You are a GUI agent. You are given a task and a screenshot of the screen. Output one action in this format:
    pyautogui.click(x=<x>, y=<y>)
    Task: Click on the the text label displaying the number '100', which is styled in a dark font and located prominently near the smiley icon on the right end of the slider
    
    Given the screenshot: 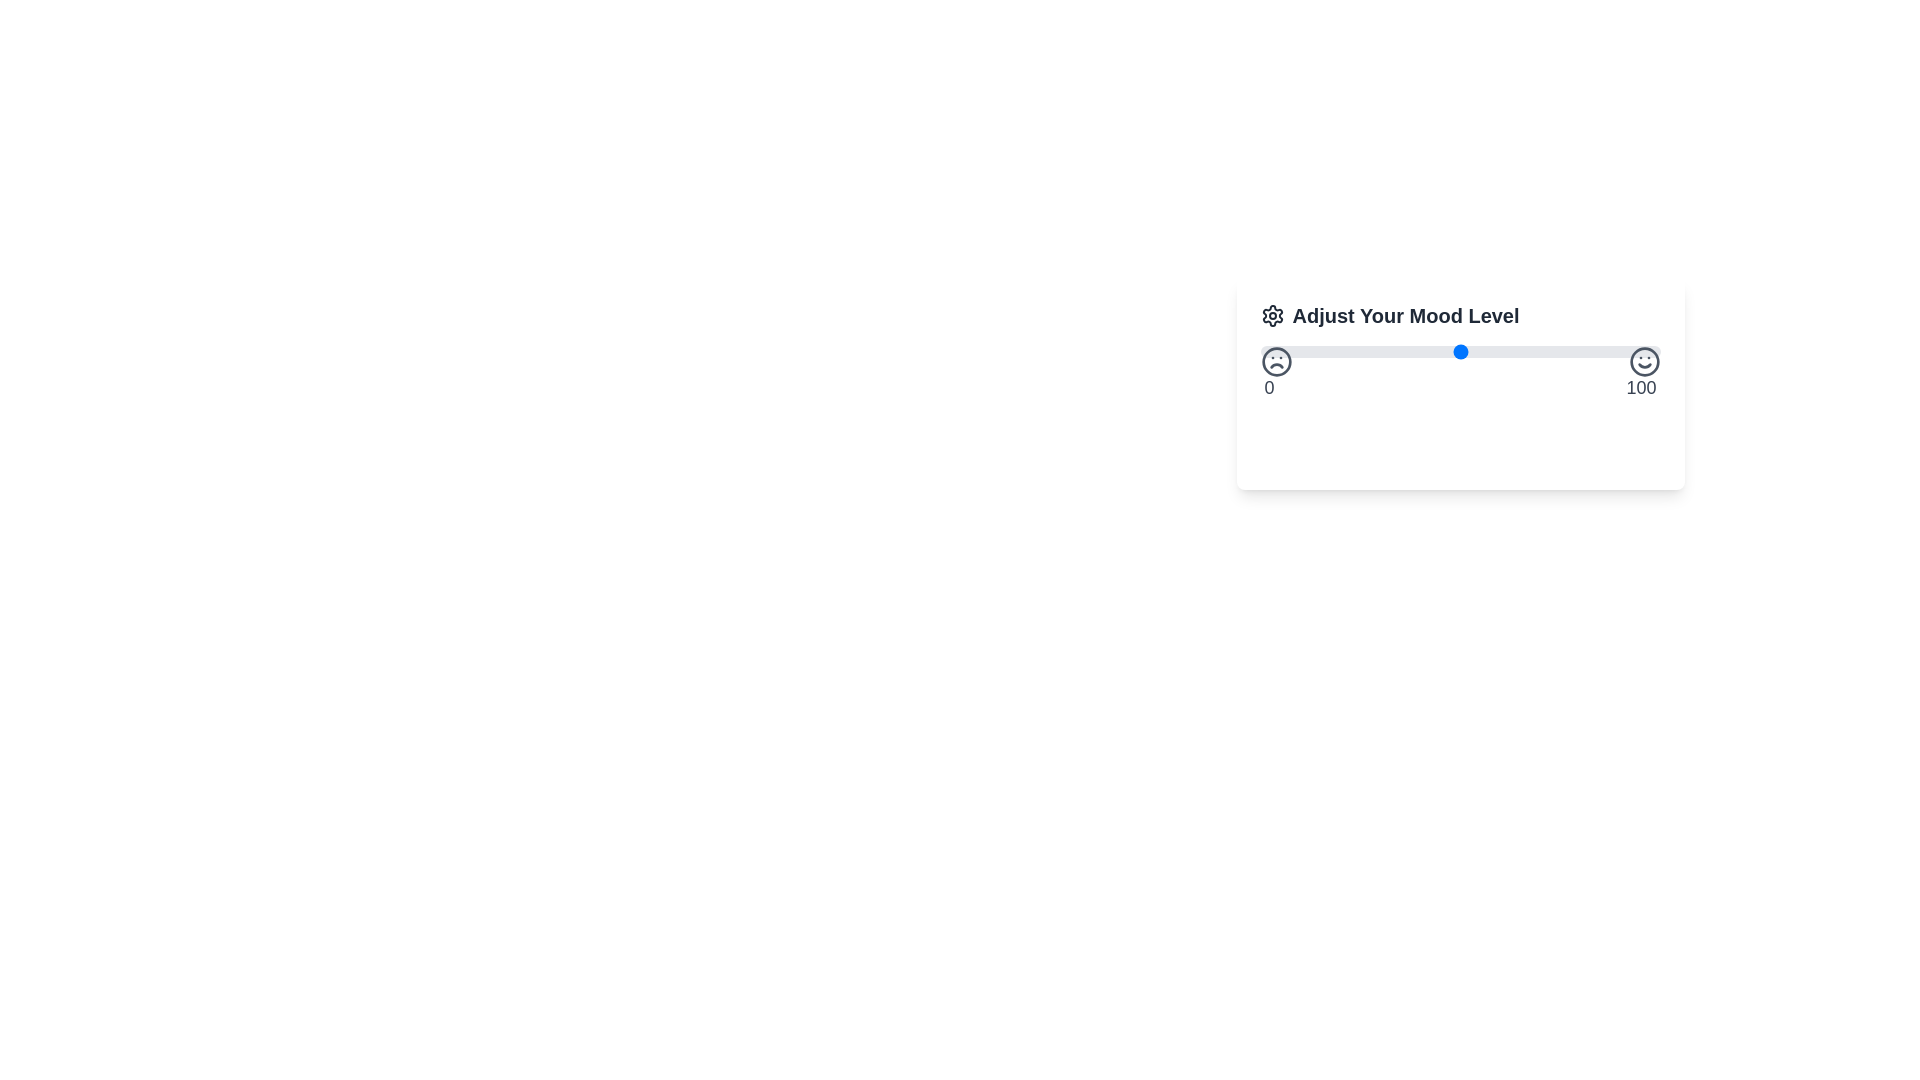 What is the action you would take?
    pyautogui.click(x=1641, y=388)
    